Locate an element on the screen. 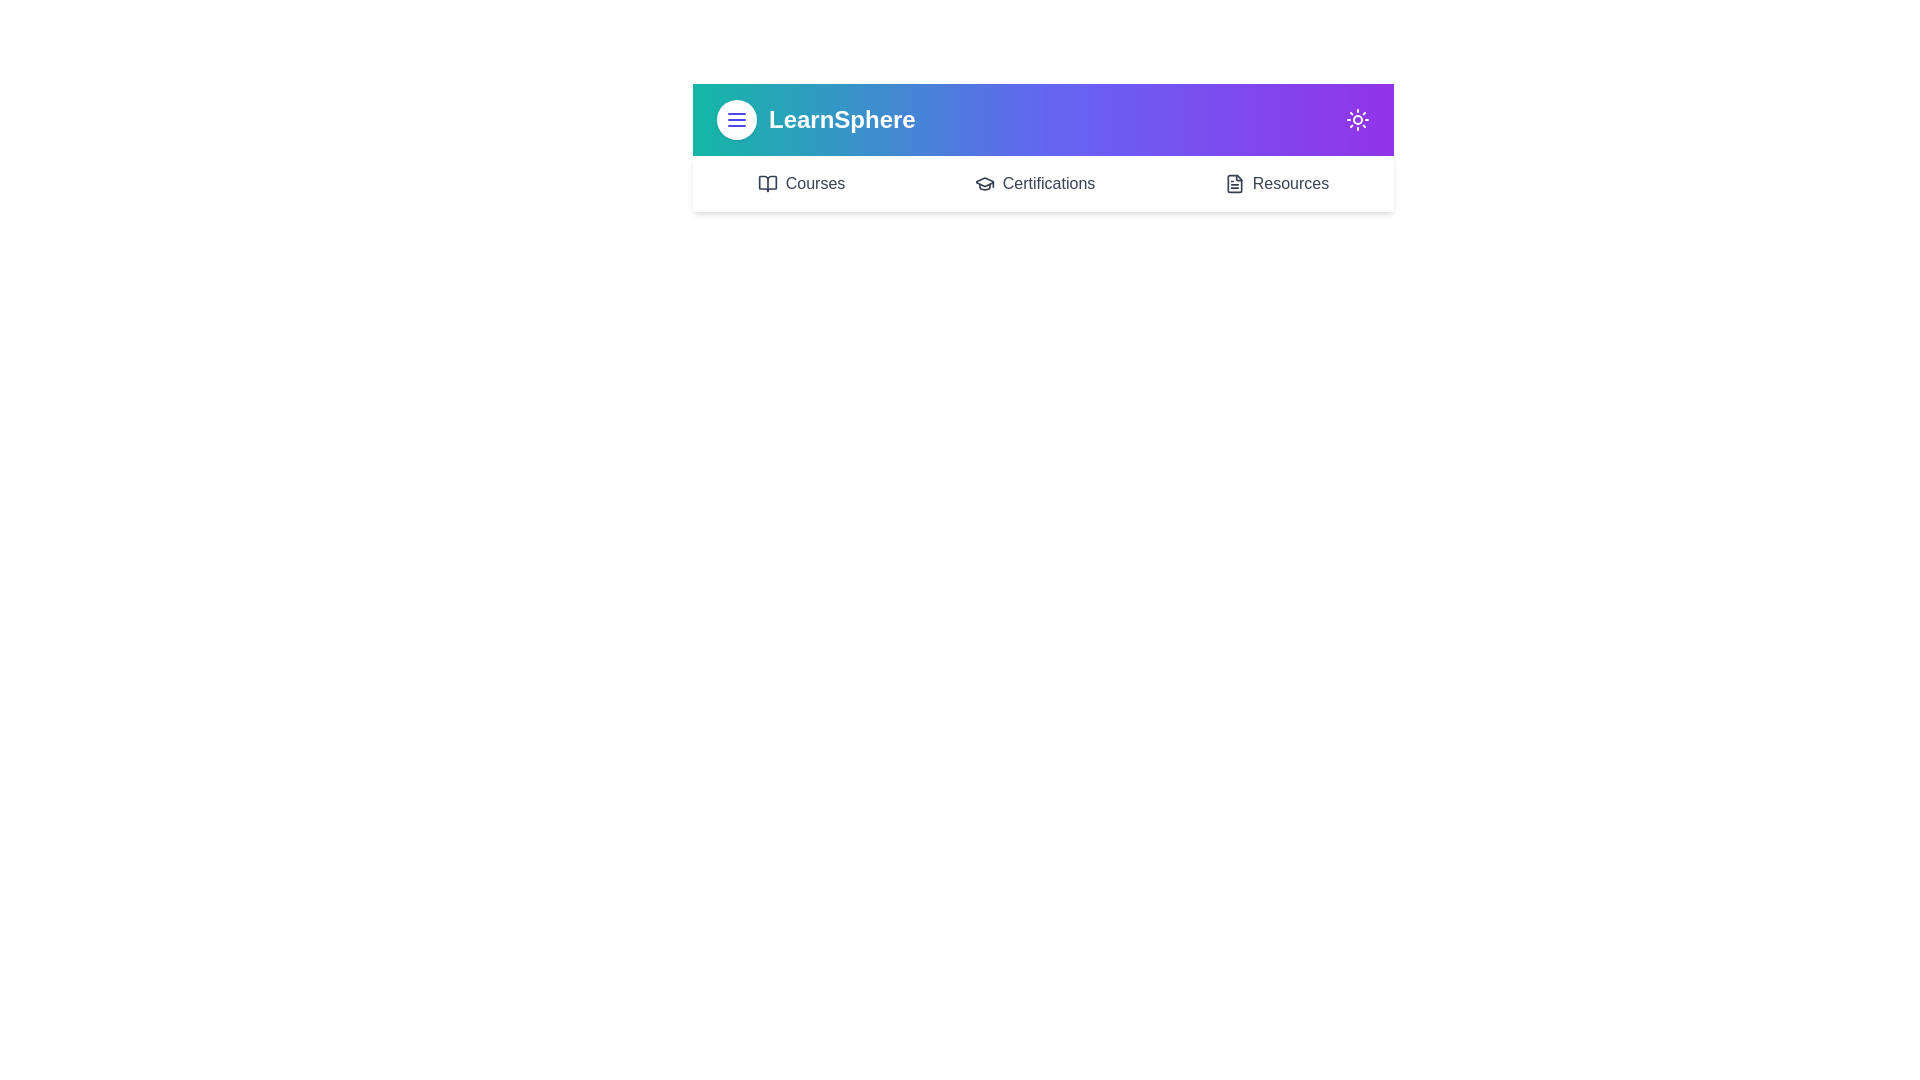  the 'Courses' navigation link in the app bar is located at coordinates (801, 184).